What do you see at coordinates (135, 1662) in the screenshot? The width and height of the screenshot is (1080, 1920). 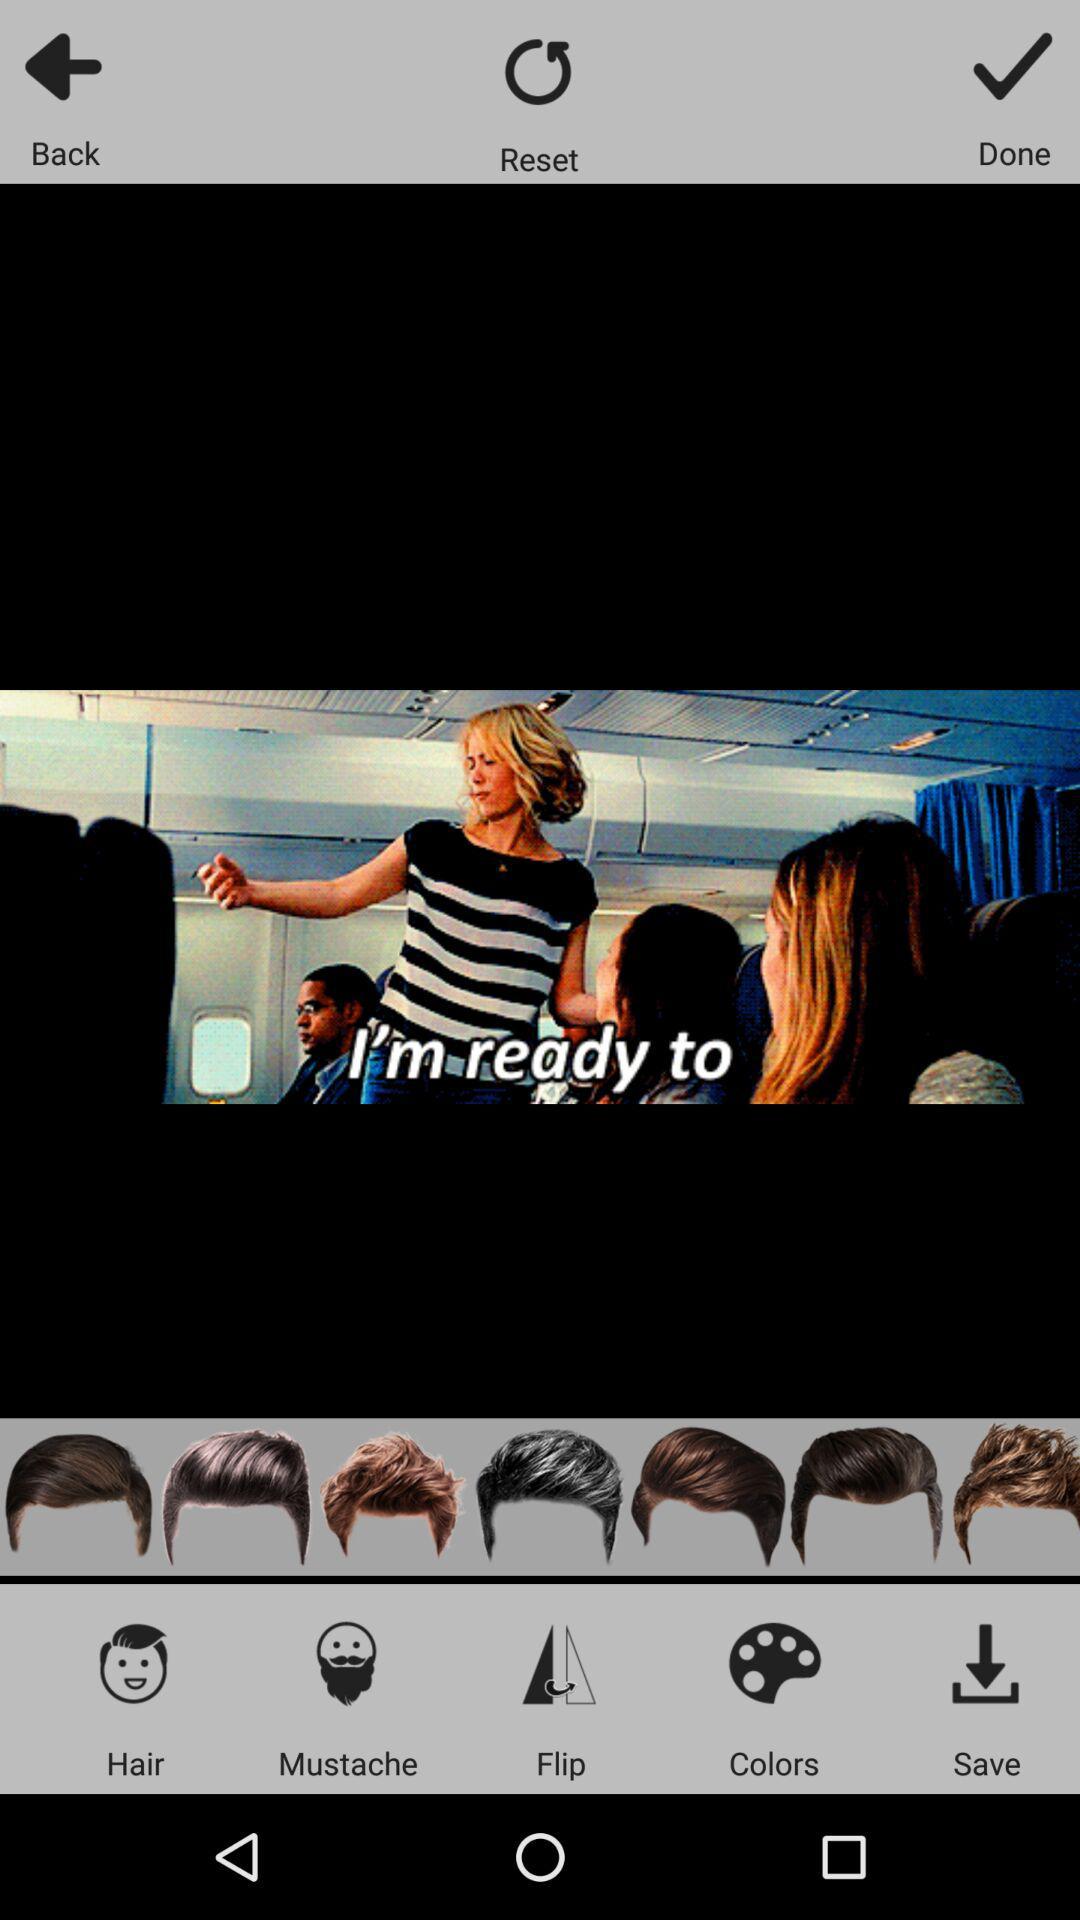 I see `hair options` at bounding box center [135, 1662].